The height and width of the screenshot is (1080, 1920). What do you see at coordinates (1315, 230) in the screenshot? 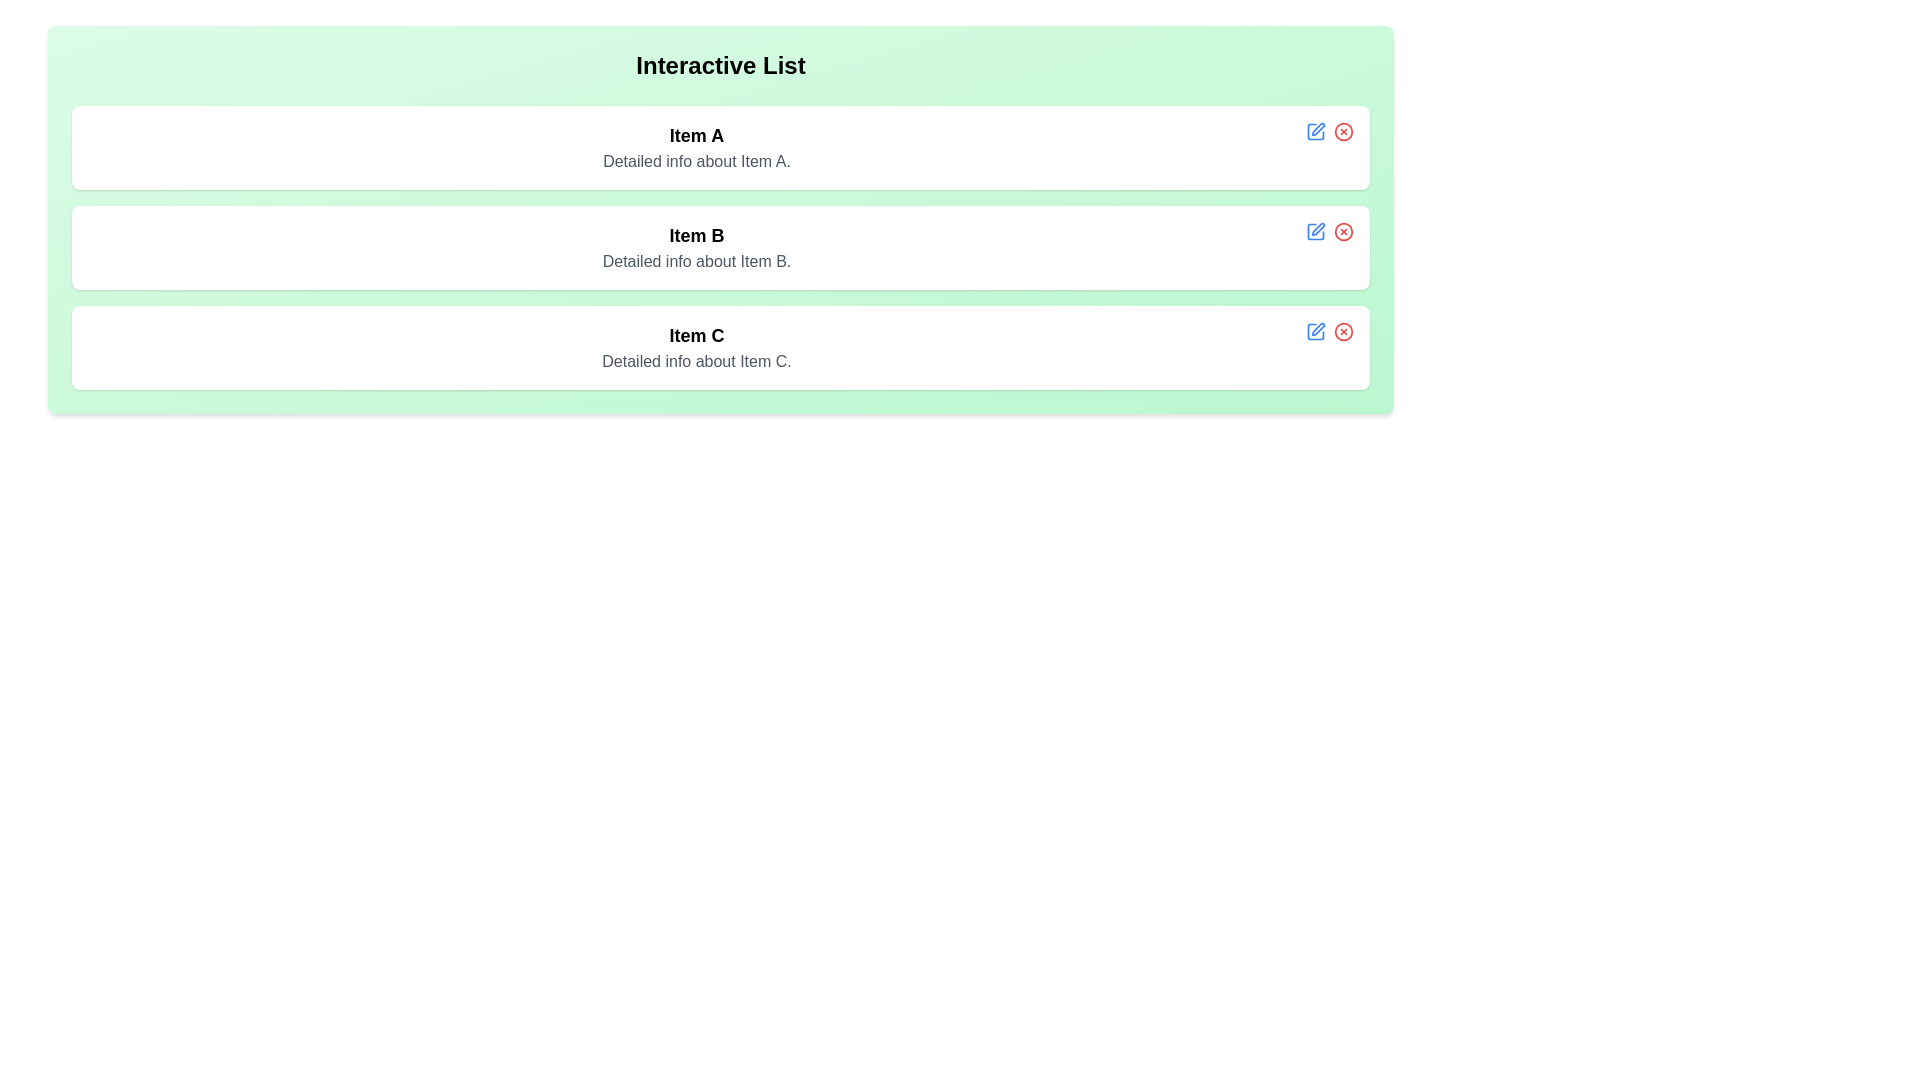
I see `the edit button (icon button) located to the right of the 'Item B' description text in the Interactive List` at bounding box center [1315, 230].